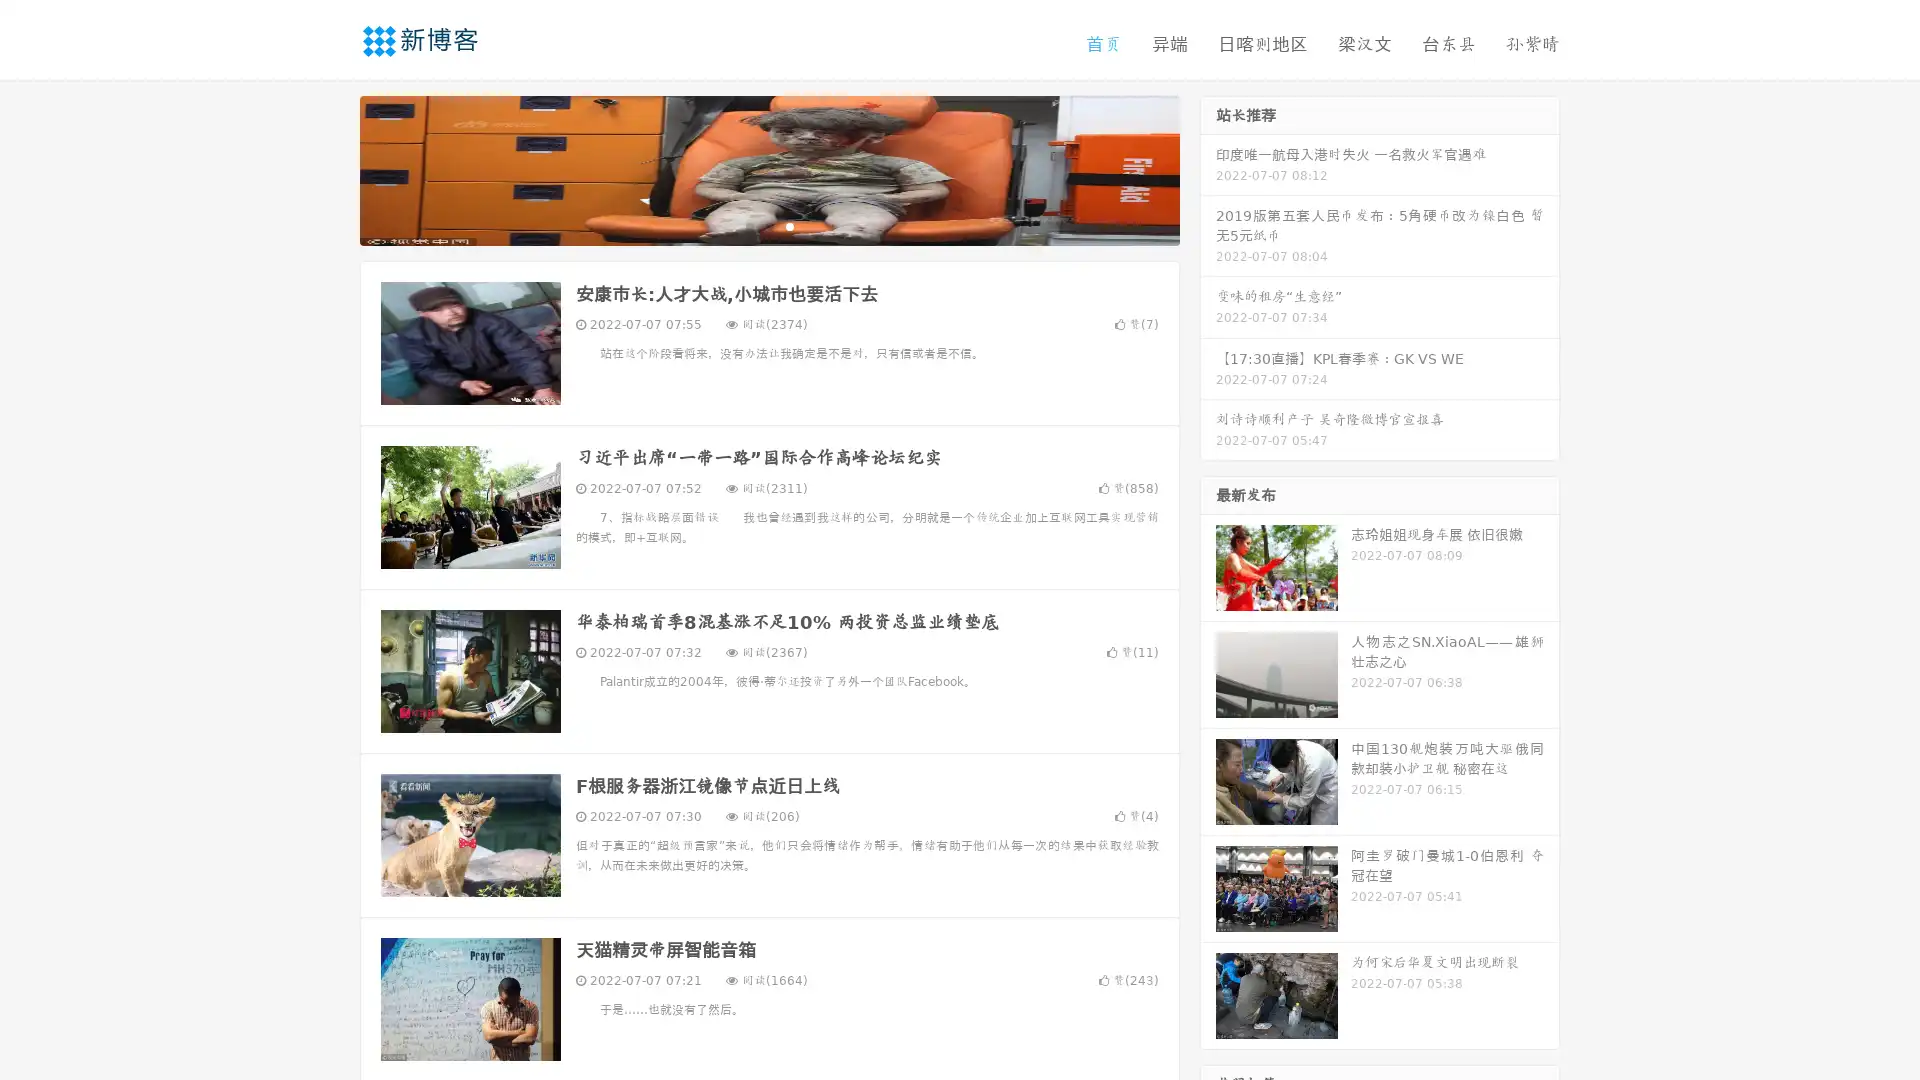 This screenshot has width=1920, height=1080. I want to click on Next slide, so click(1208, 168).